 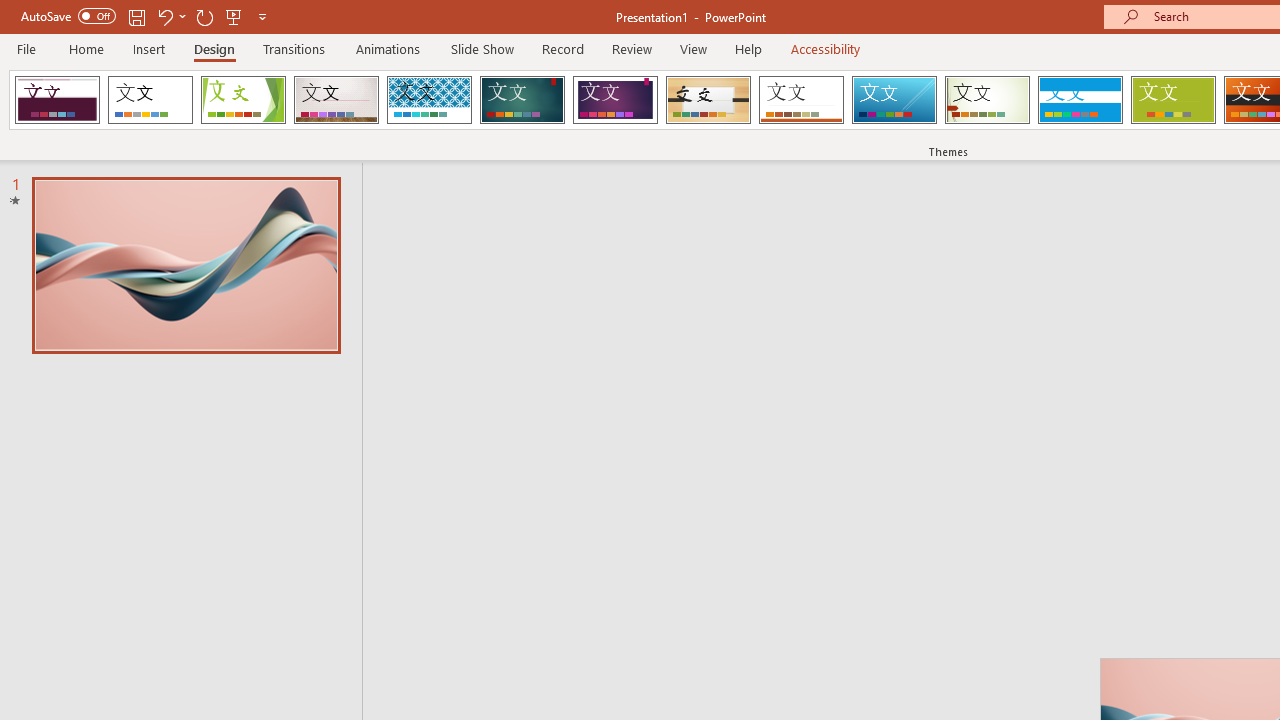 I want to click on 'Organic', so click(x=708, y=100).